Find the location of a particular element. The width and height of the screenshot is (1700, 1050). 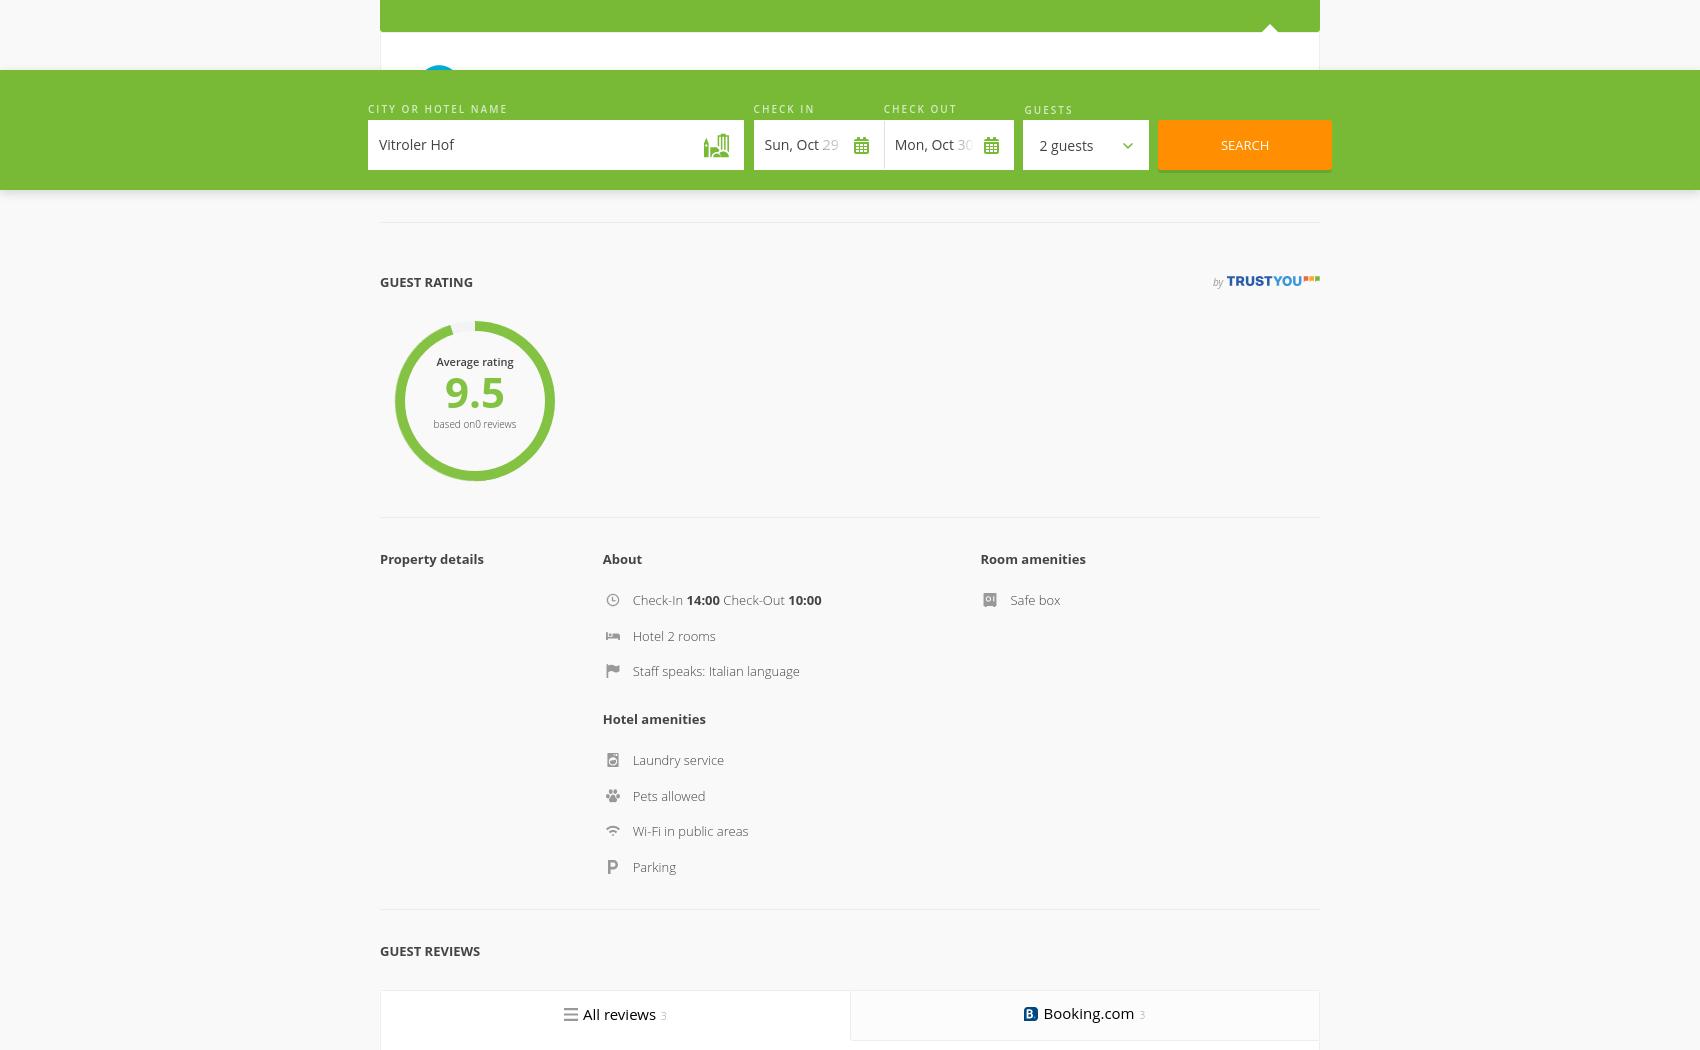

'Google Play' is located at coordinates (1040, 882).